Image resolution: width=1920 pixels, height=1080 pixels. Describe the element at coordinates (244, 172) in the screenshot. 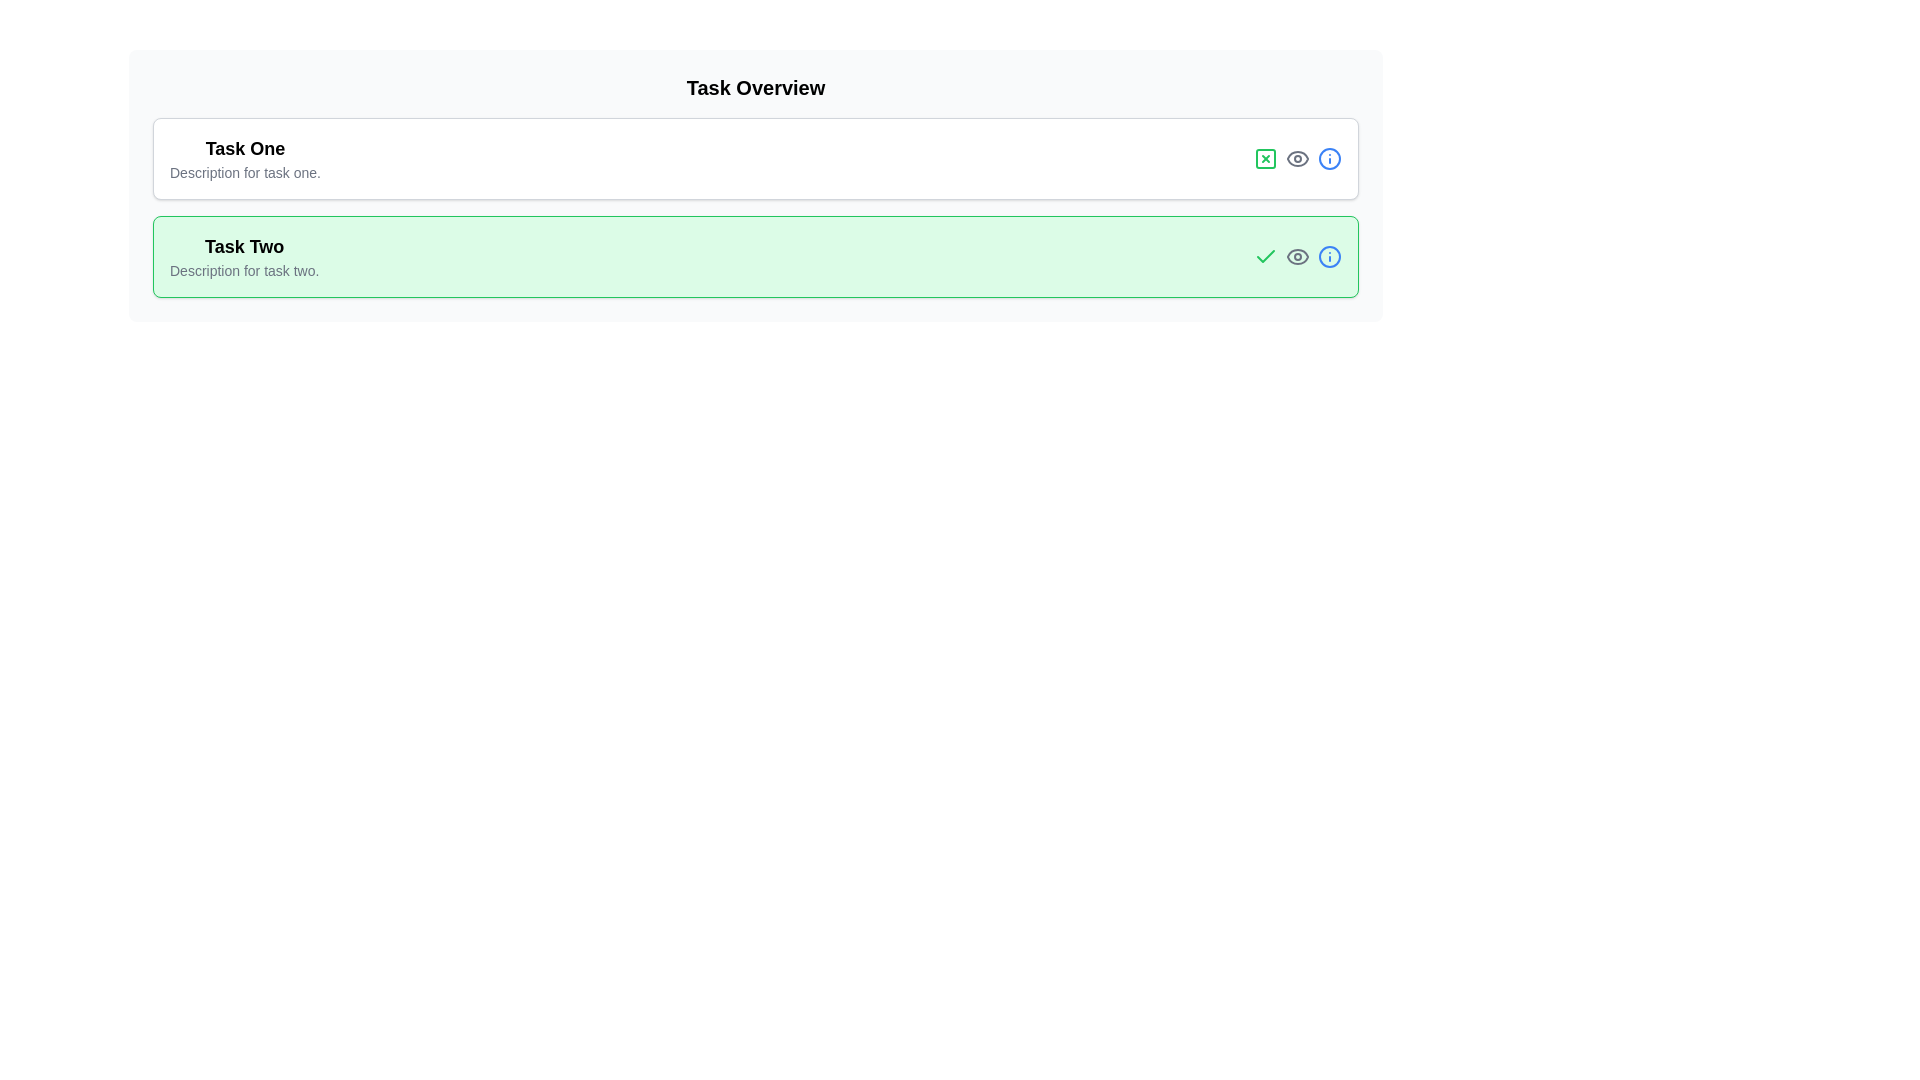

I see `the Text label displaying 'Description for task one.' located below the title 'Task One' in the first task card` at that location.